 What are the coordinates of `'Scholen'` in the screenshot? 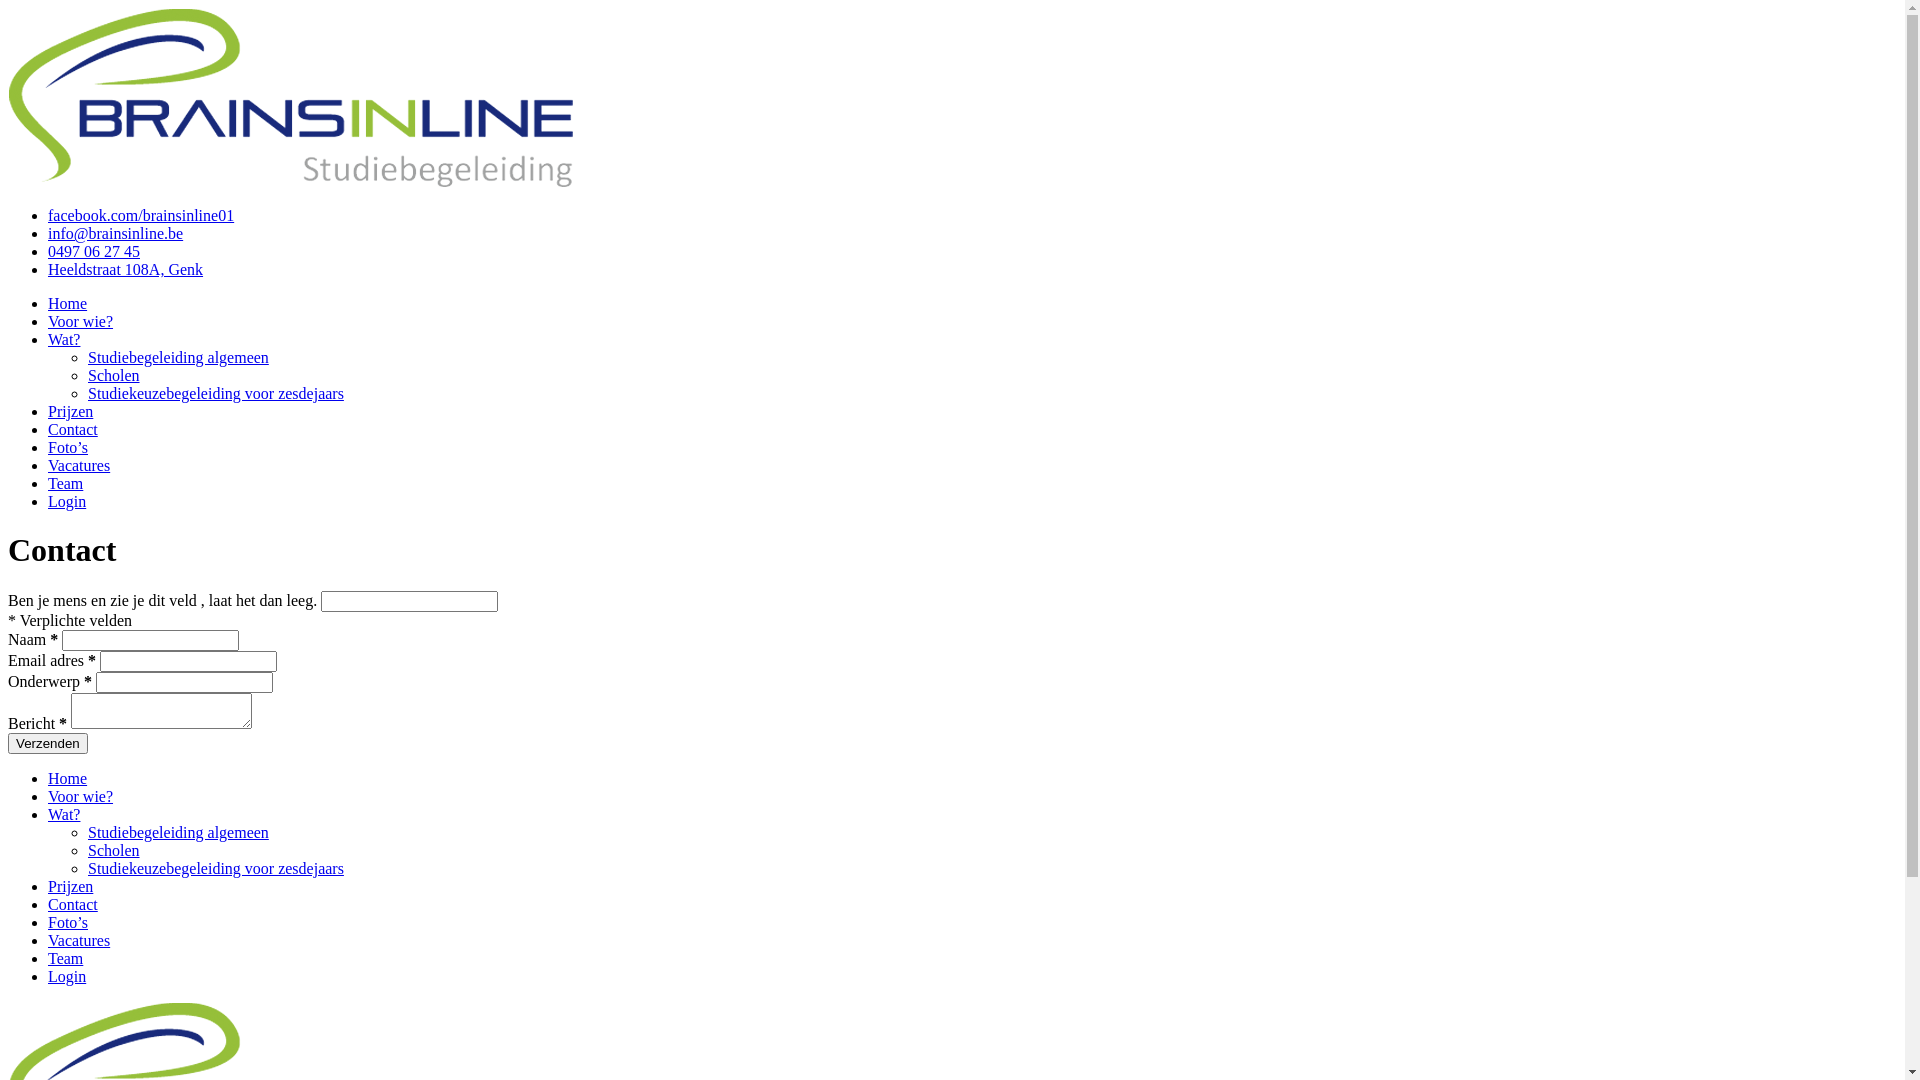 It's located at (113, 850).